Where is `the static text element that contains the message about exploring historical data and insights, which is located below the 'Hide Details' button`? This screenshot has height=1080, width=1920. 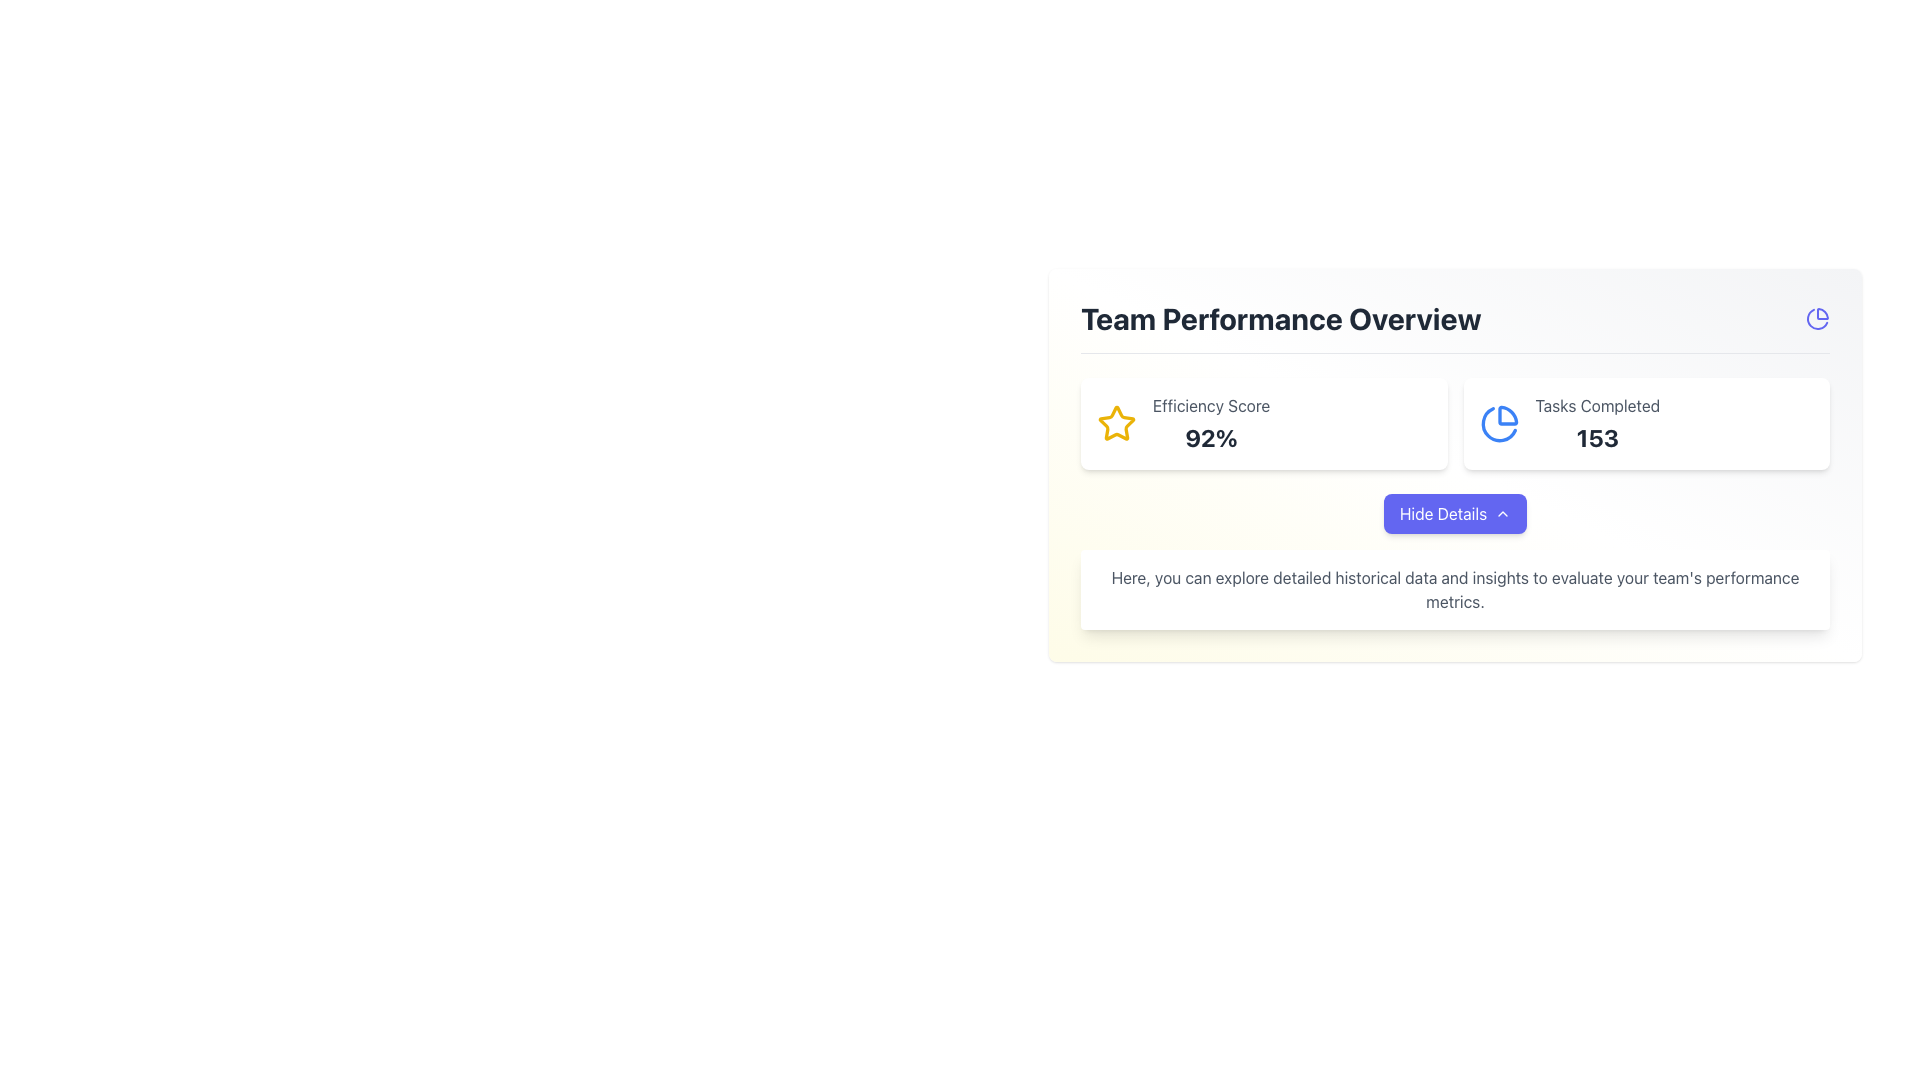 the static text element that contains the message about exploring historical data and insights, which is located below the 'Hide Details' button is located at coordinates (1455, 589).